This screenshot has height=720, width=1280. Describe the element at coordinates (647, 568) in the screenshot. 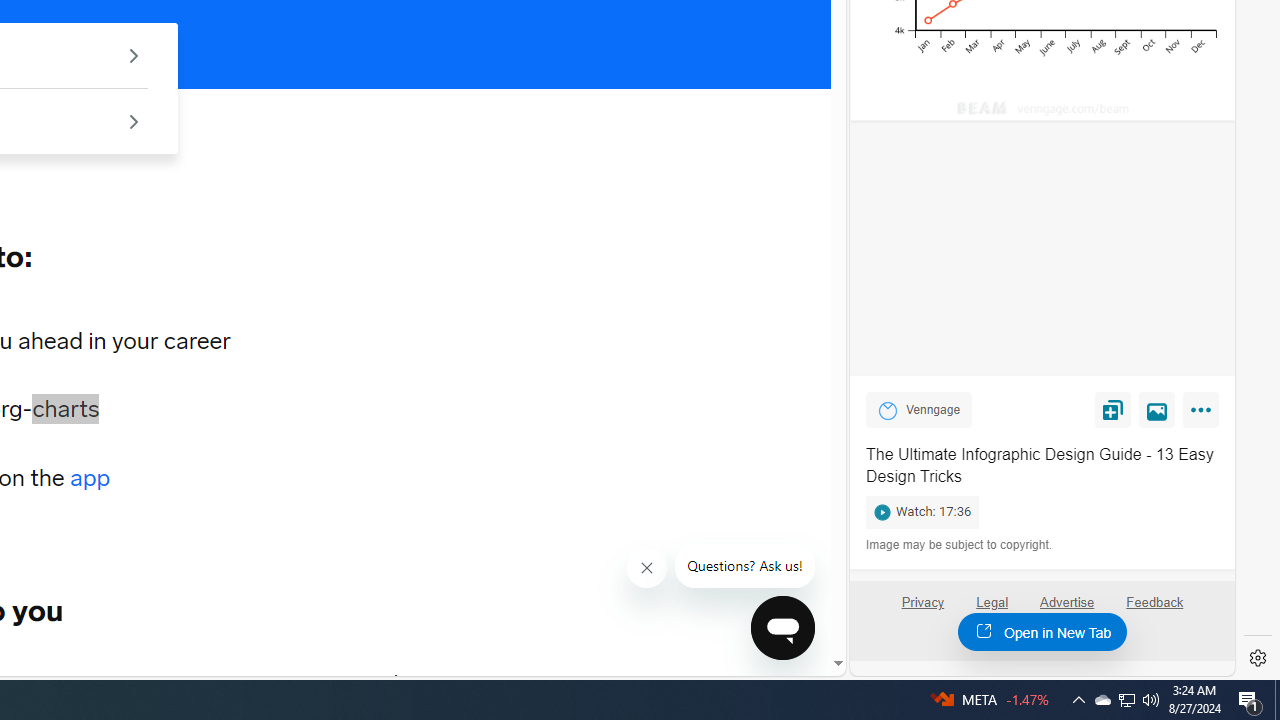

I see `'Close message from company'` at that location.